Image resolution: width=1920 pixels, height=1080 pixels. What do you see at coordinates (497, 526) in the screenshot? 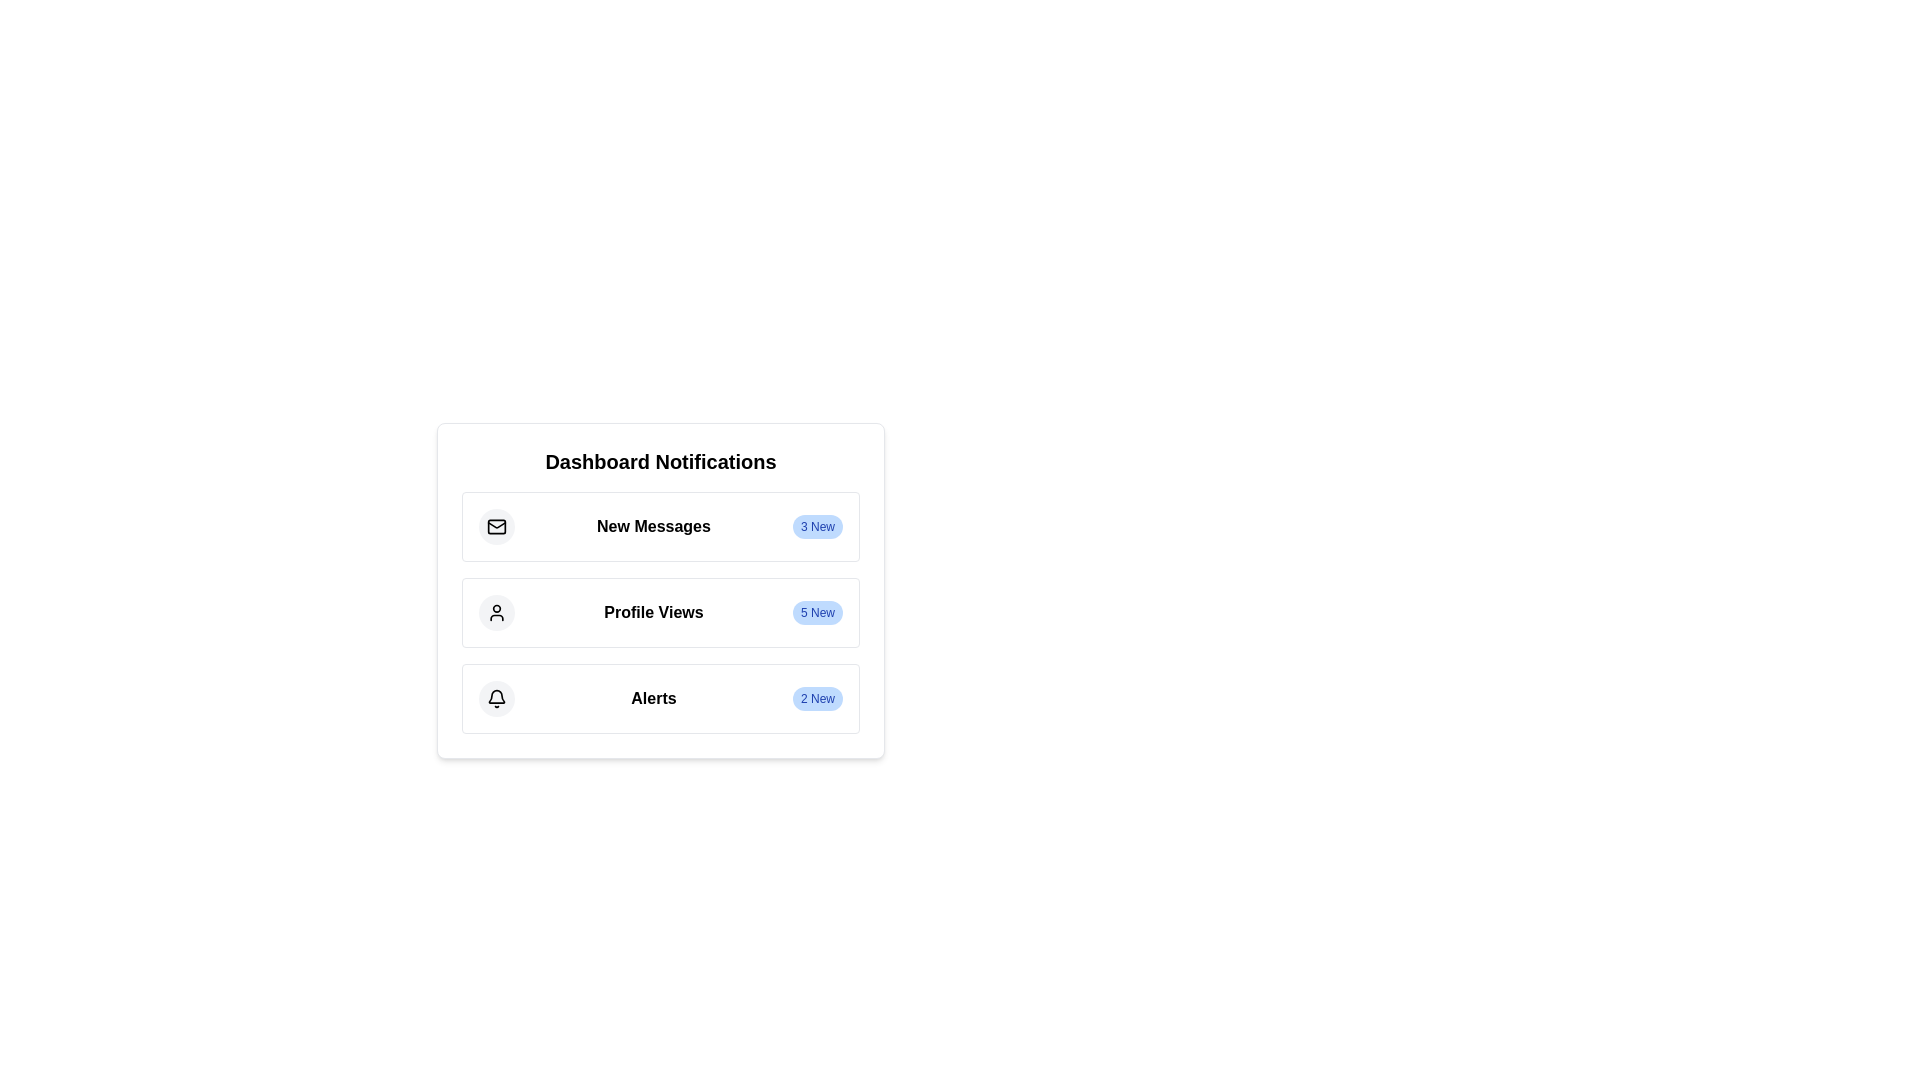
I see `the 'New Messages' icon in the topmost row of the notification list to interact with notifications` at bounding box center [497, 526].